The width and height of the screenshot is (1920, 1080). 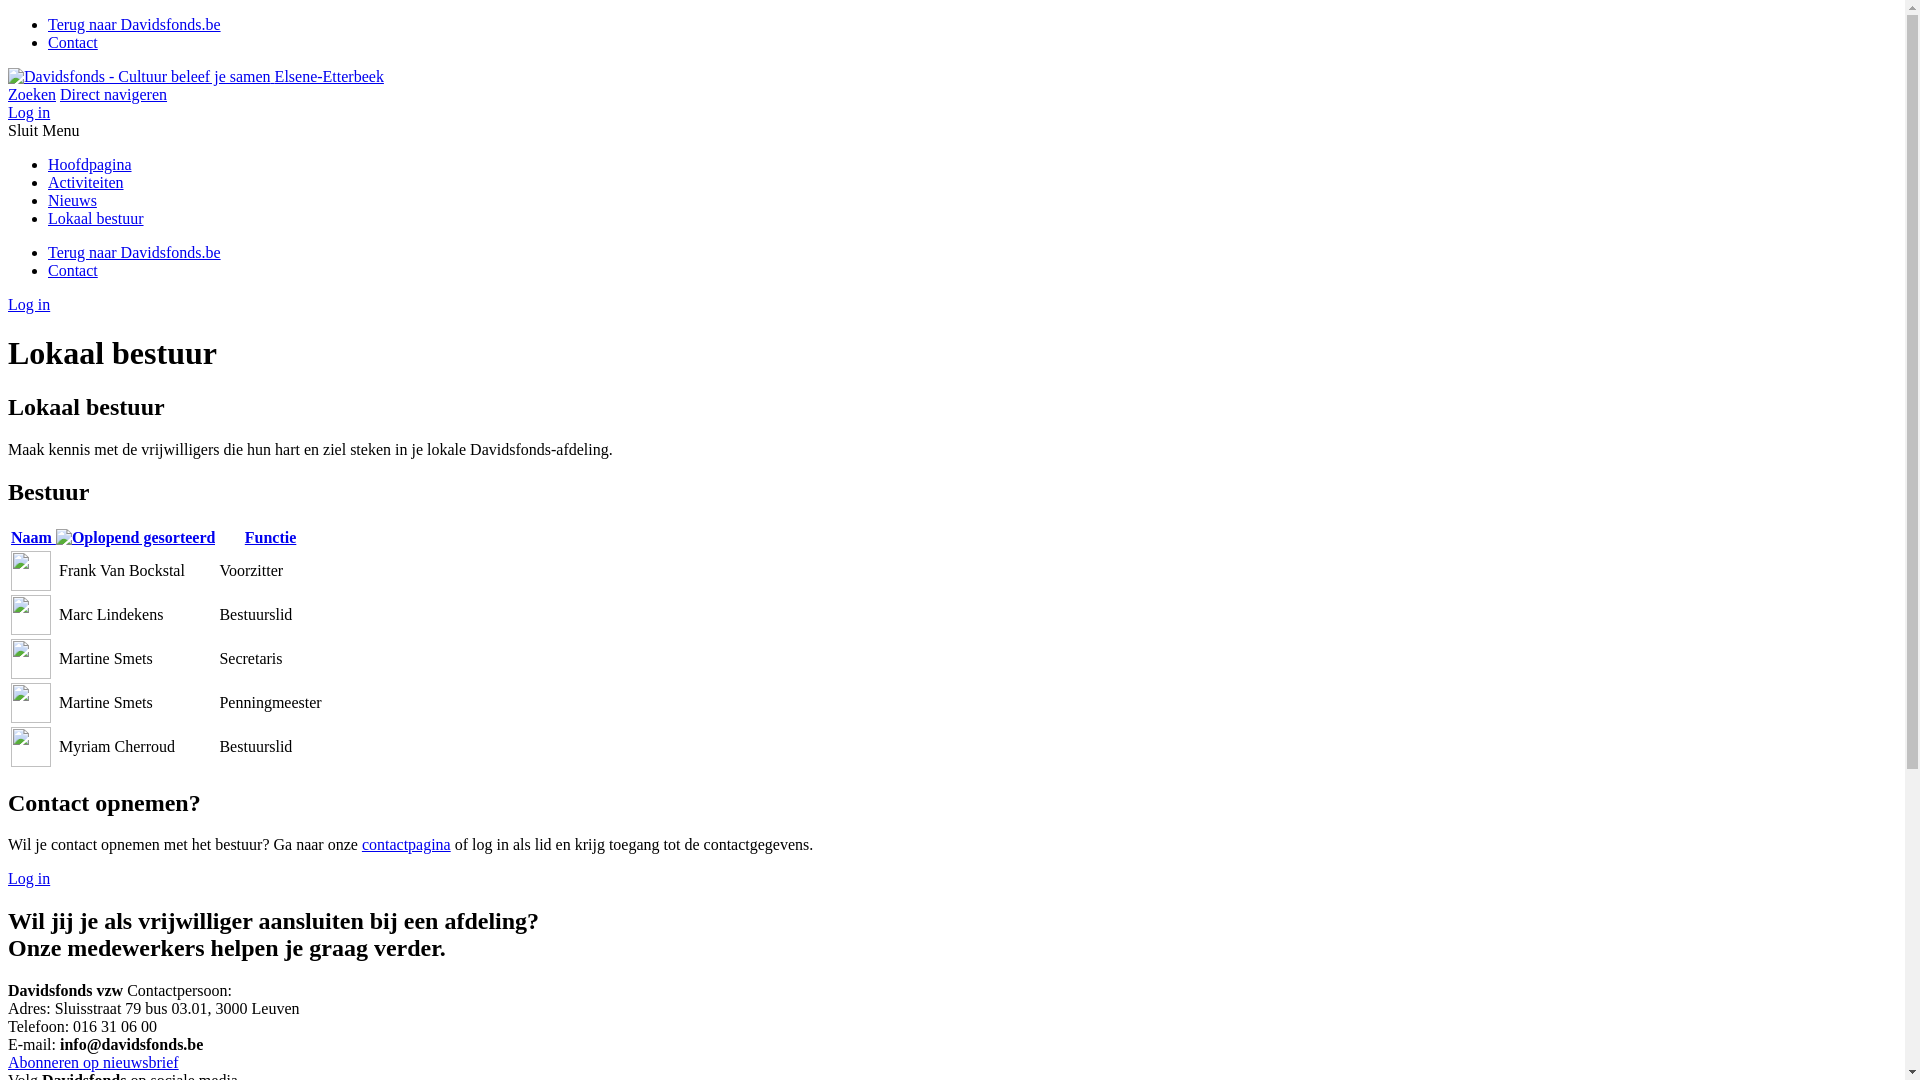 What do you see at coordinates (85, 182) in the screenshot?
I see `'Activiteiten'` at bounding box center [85, 182].